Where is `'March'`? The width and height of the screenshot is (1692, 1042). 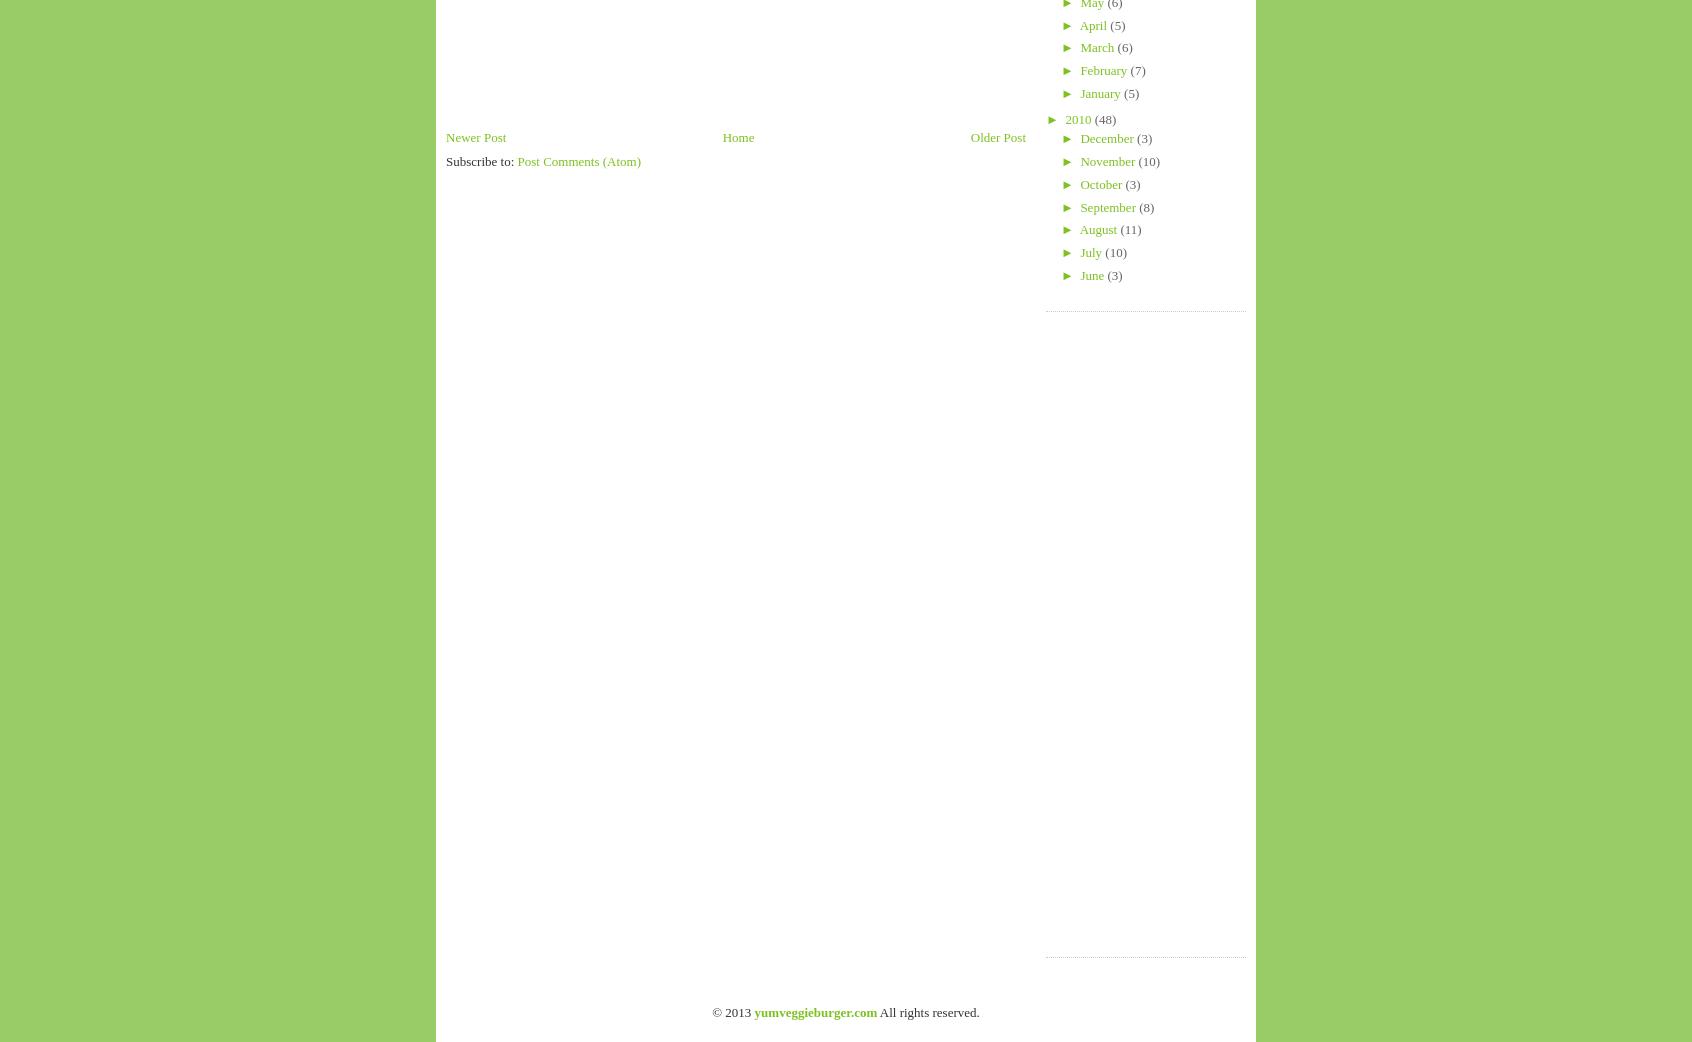
'March' is located at coordinates (1098, 46).